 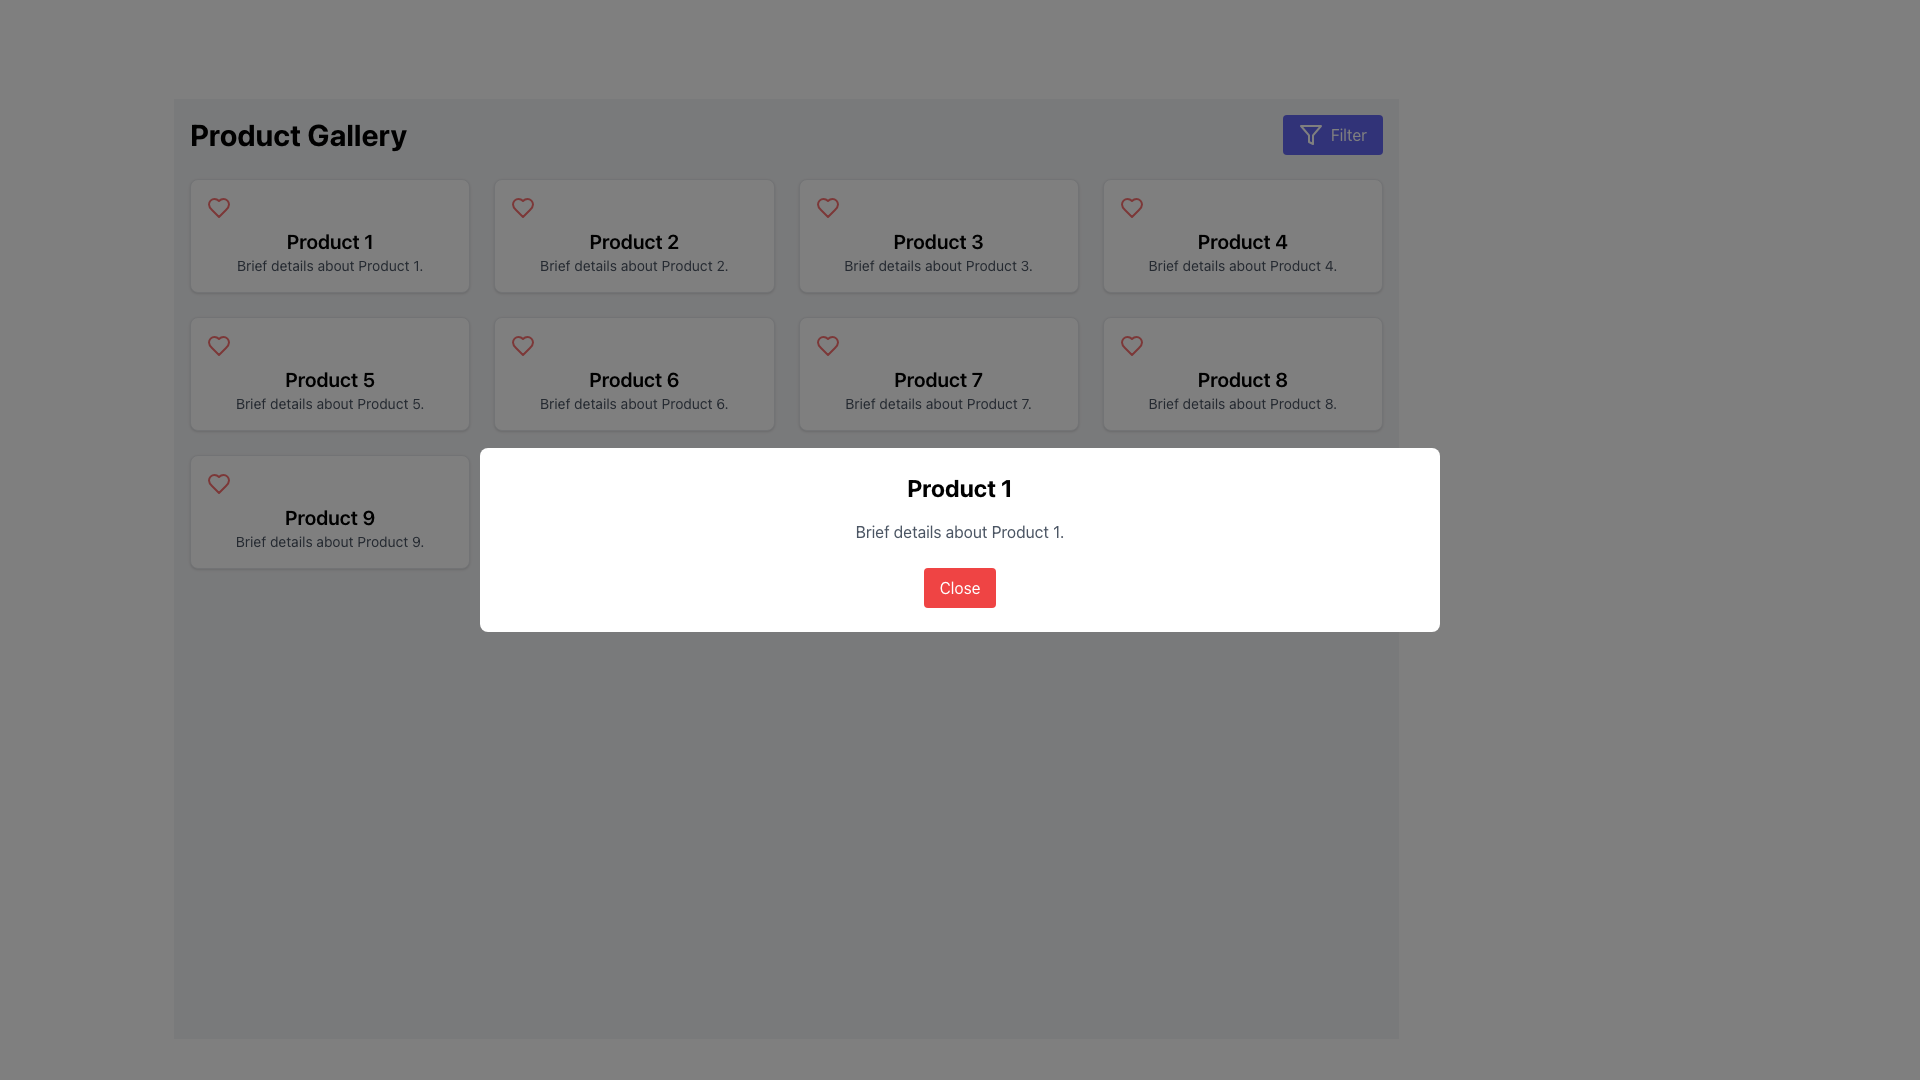 I want to click on the heart icon button located at the top-left corner of 'Product 7' card, so click(x=827, y=345).